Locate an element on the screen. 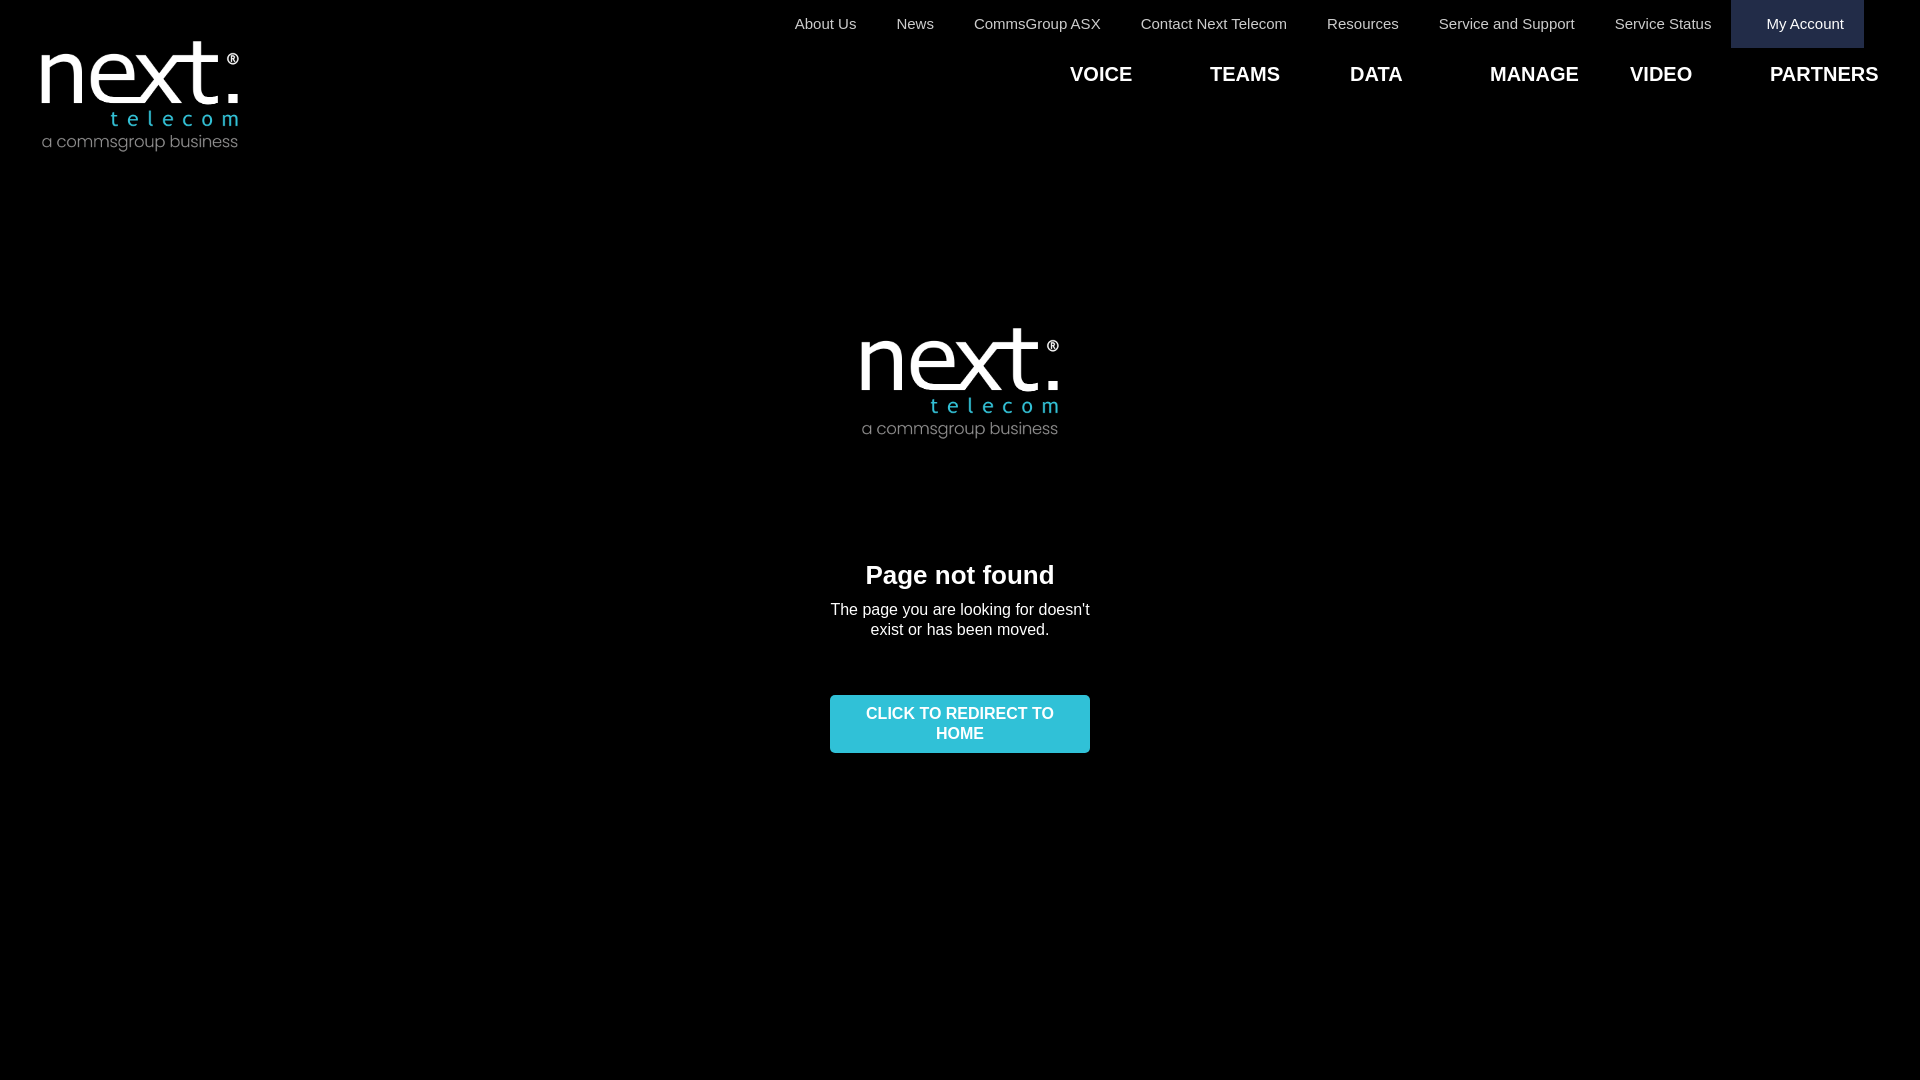 Image resolution: width=1920 pixels, height=1080 pixels. 'Resources' is located at coordinates (1306, 23).